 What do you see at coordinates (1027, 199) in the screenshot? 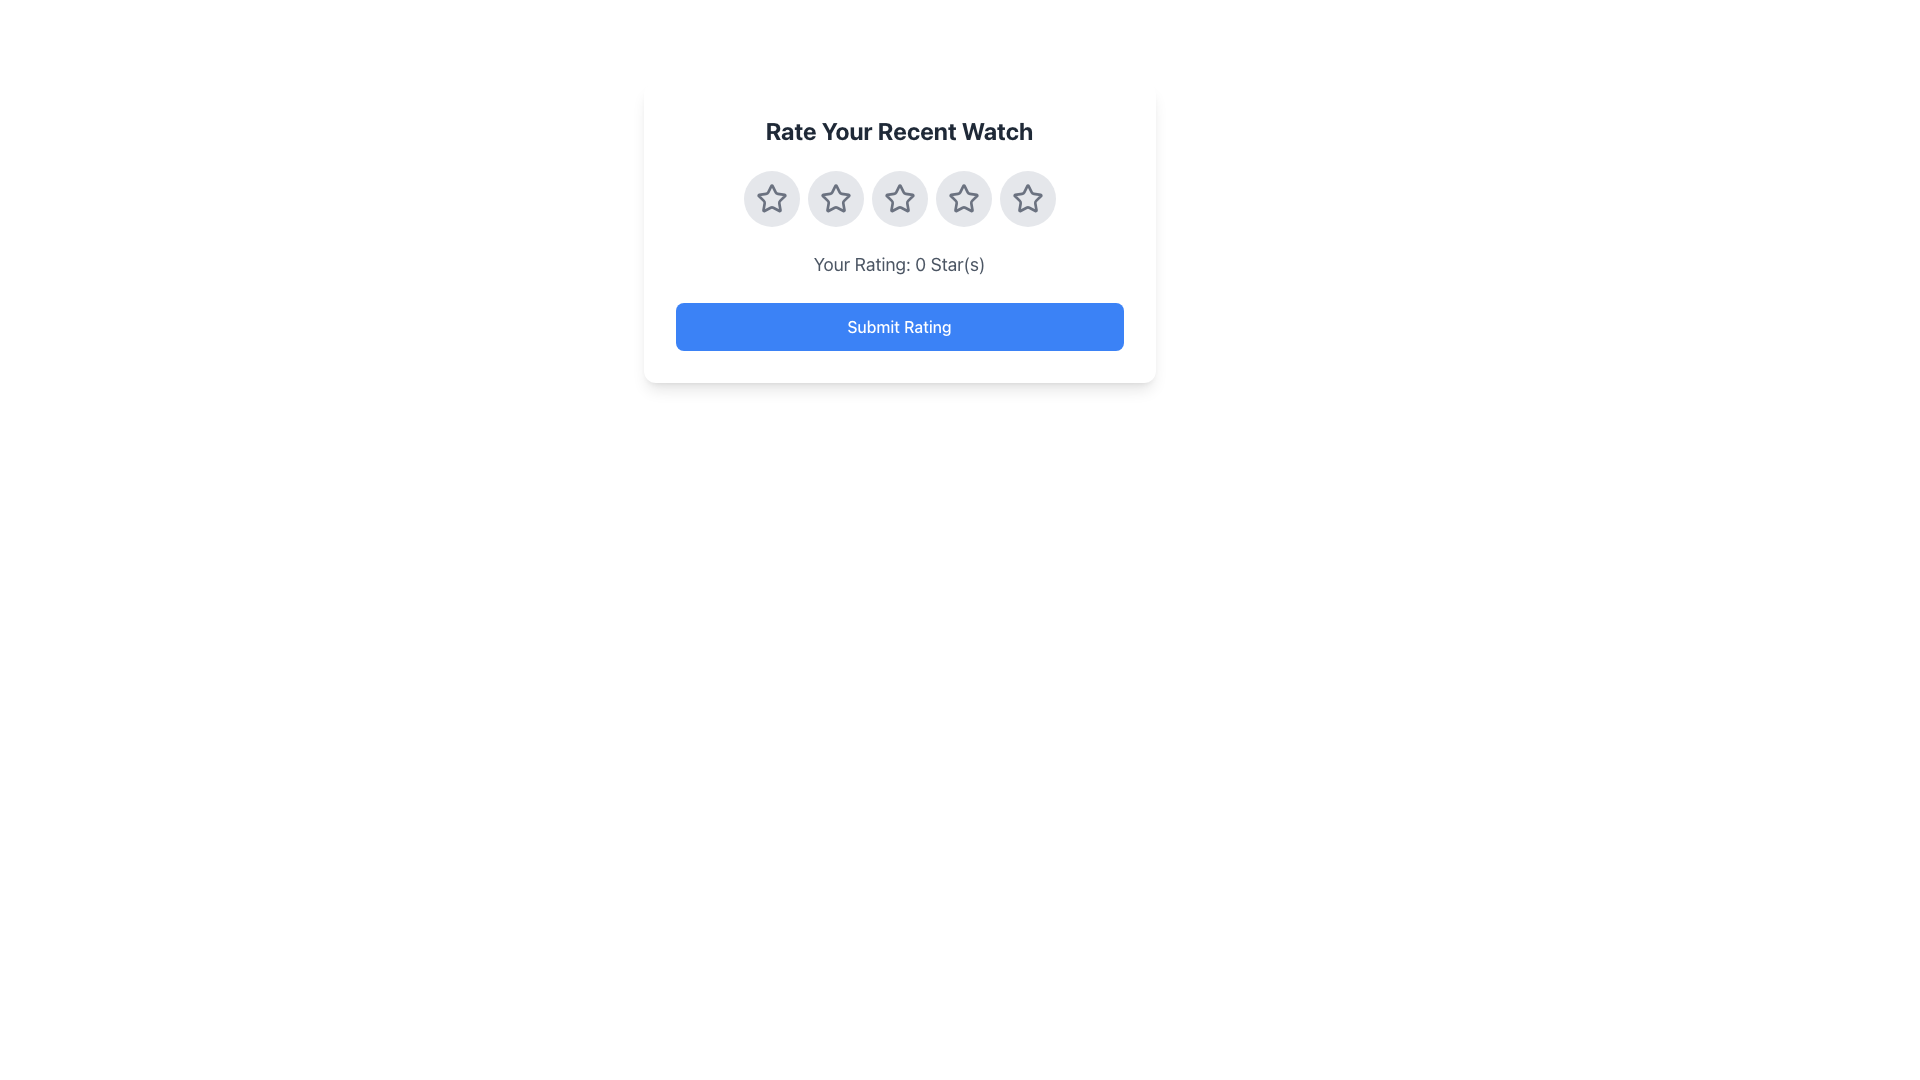
I see `the fifth star in the rating widget below the heading 'Rate Your Recent Watch'` at bounding box center [1027, 199].